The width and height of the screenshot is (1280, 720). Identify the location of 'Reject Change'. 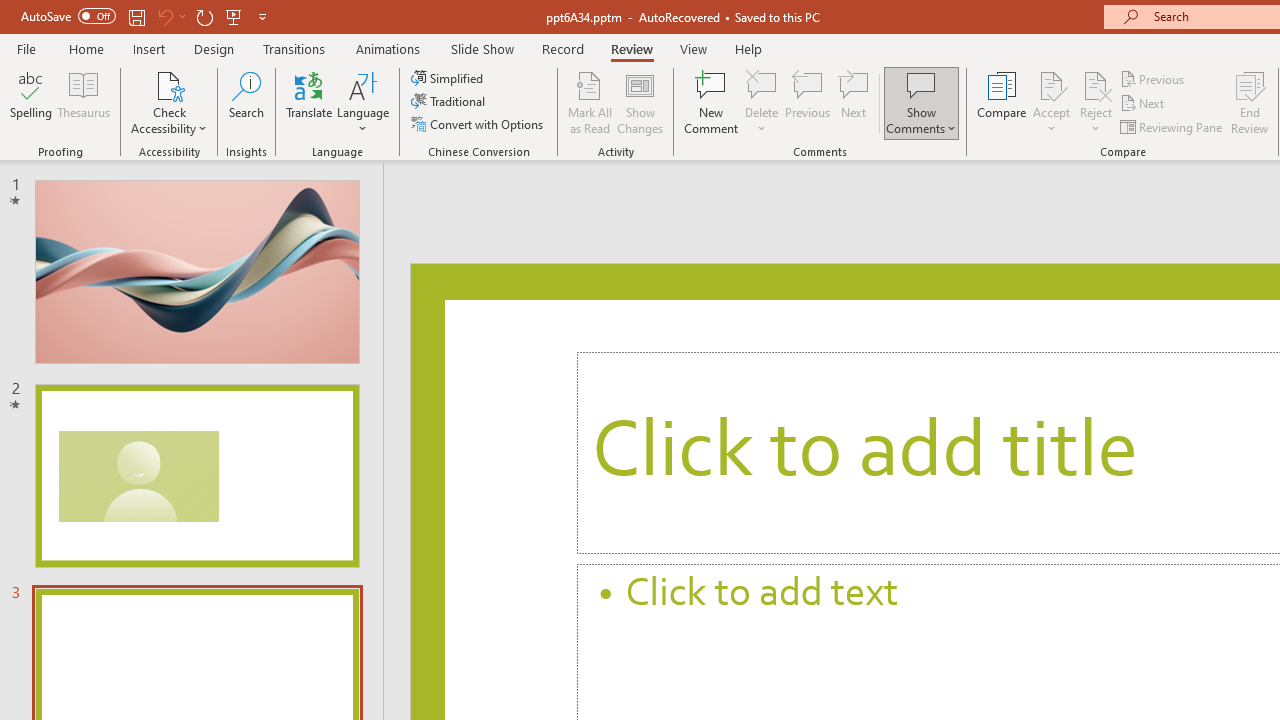
(1095, 84).